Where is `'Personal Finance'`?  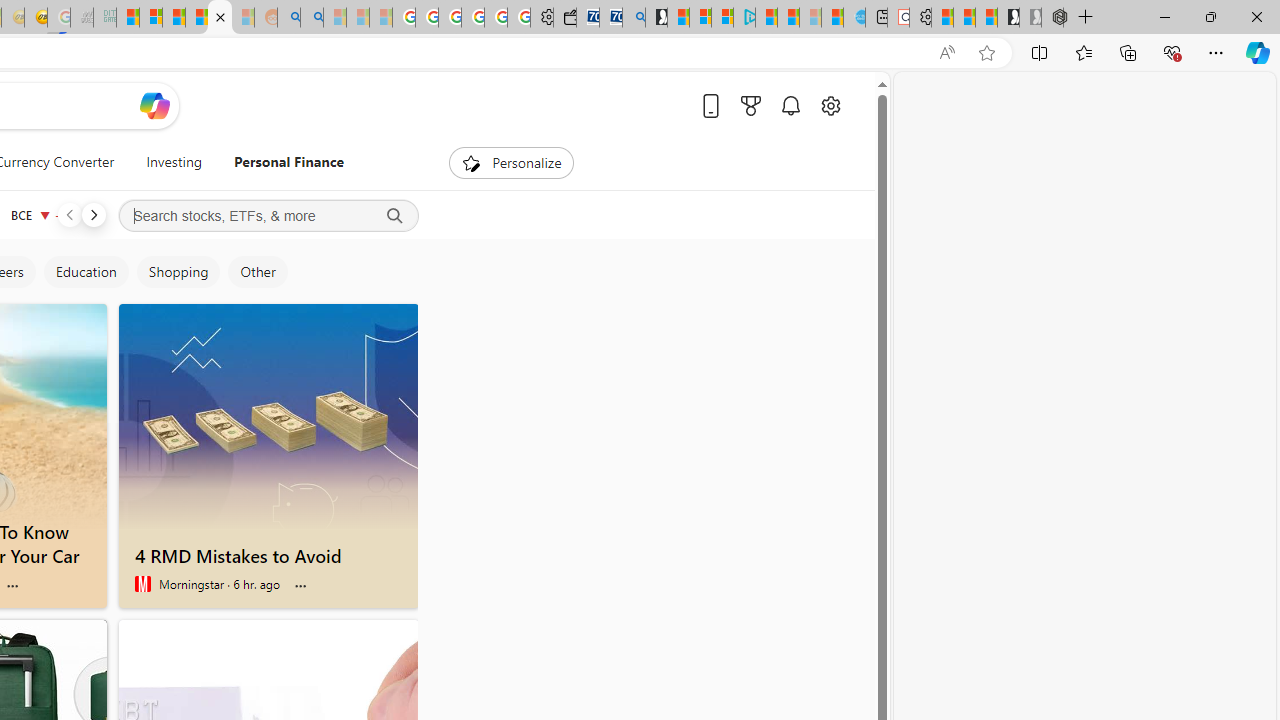 'Personal Finance' is located at coordinates (280, 162).